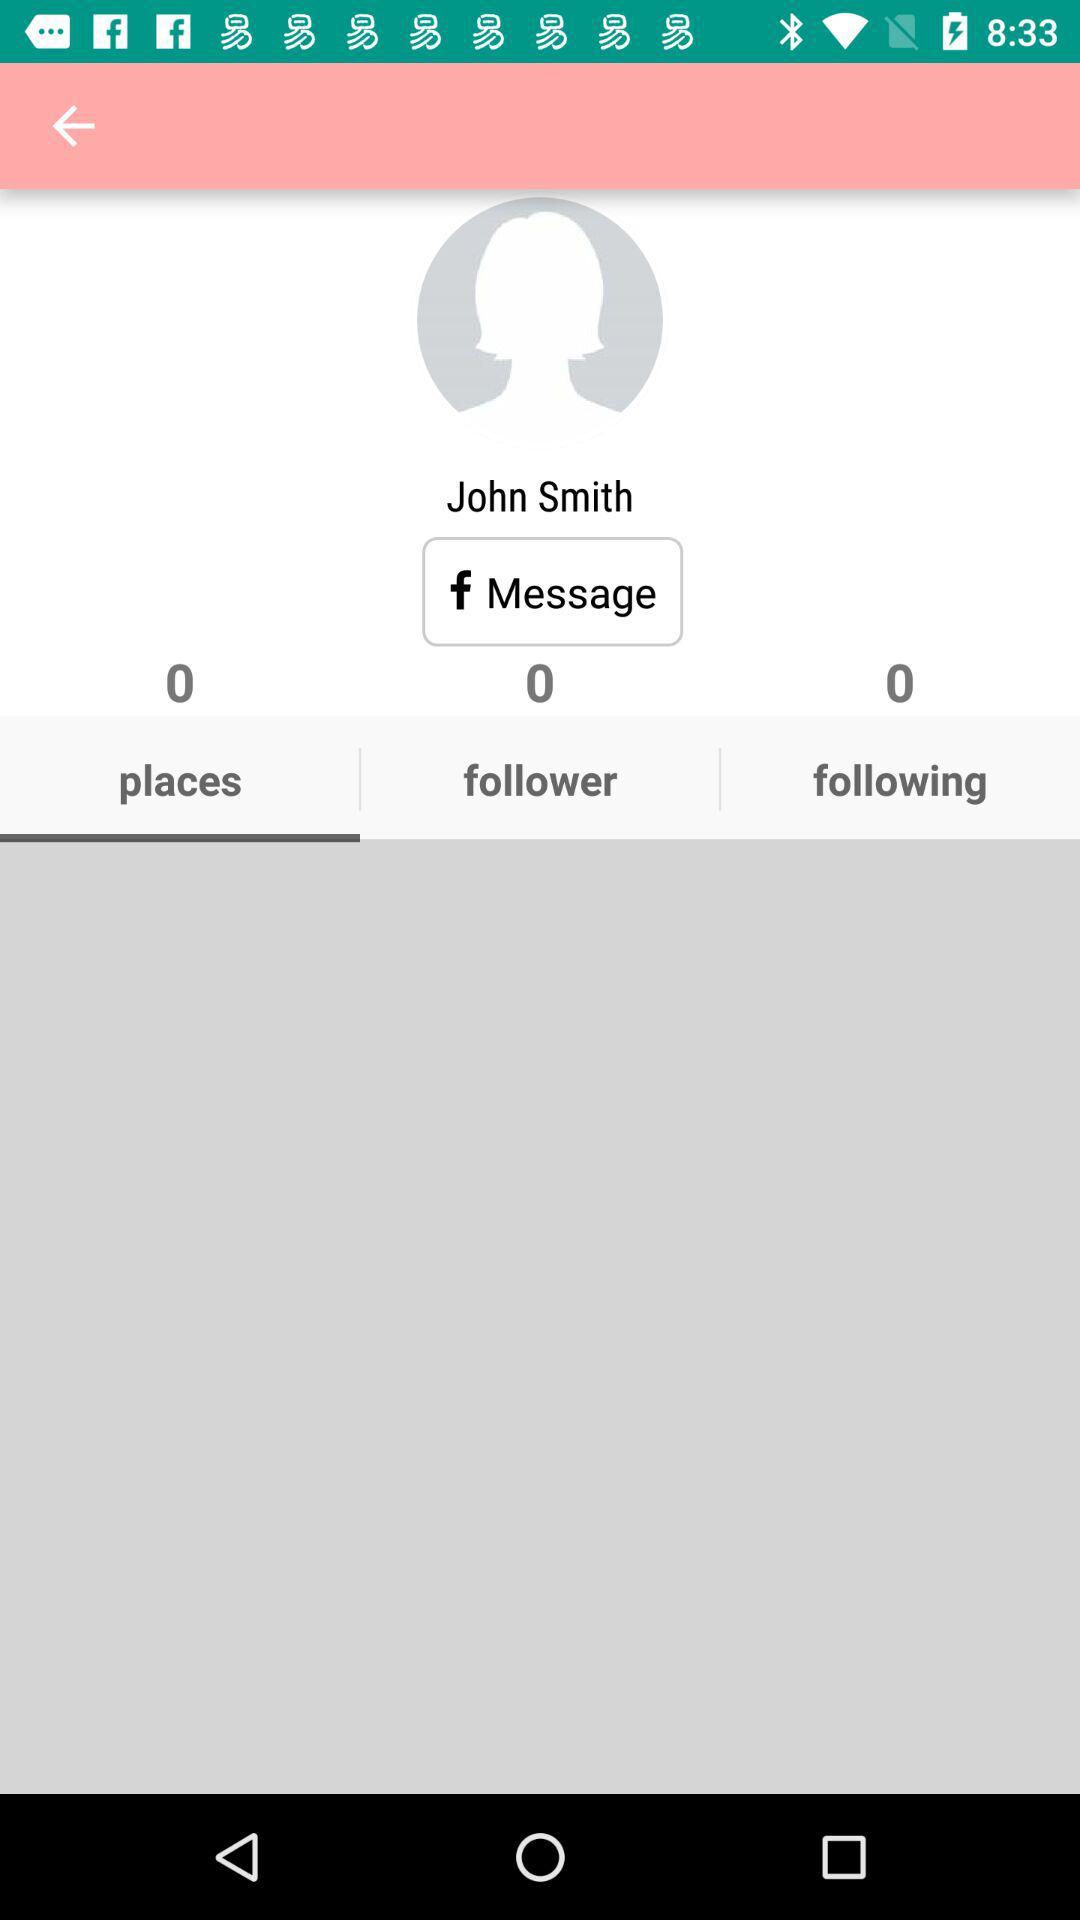  What do you see at coordinates (72, 124) in the screenshot?
I see `item at the top left corner` at bounding box center [72, 124].